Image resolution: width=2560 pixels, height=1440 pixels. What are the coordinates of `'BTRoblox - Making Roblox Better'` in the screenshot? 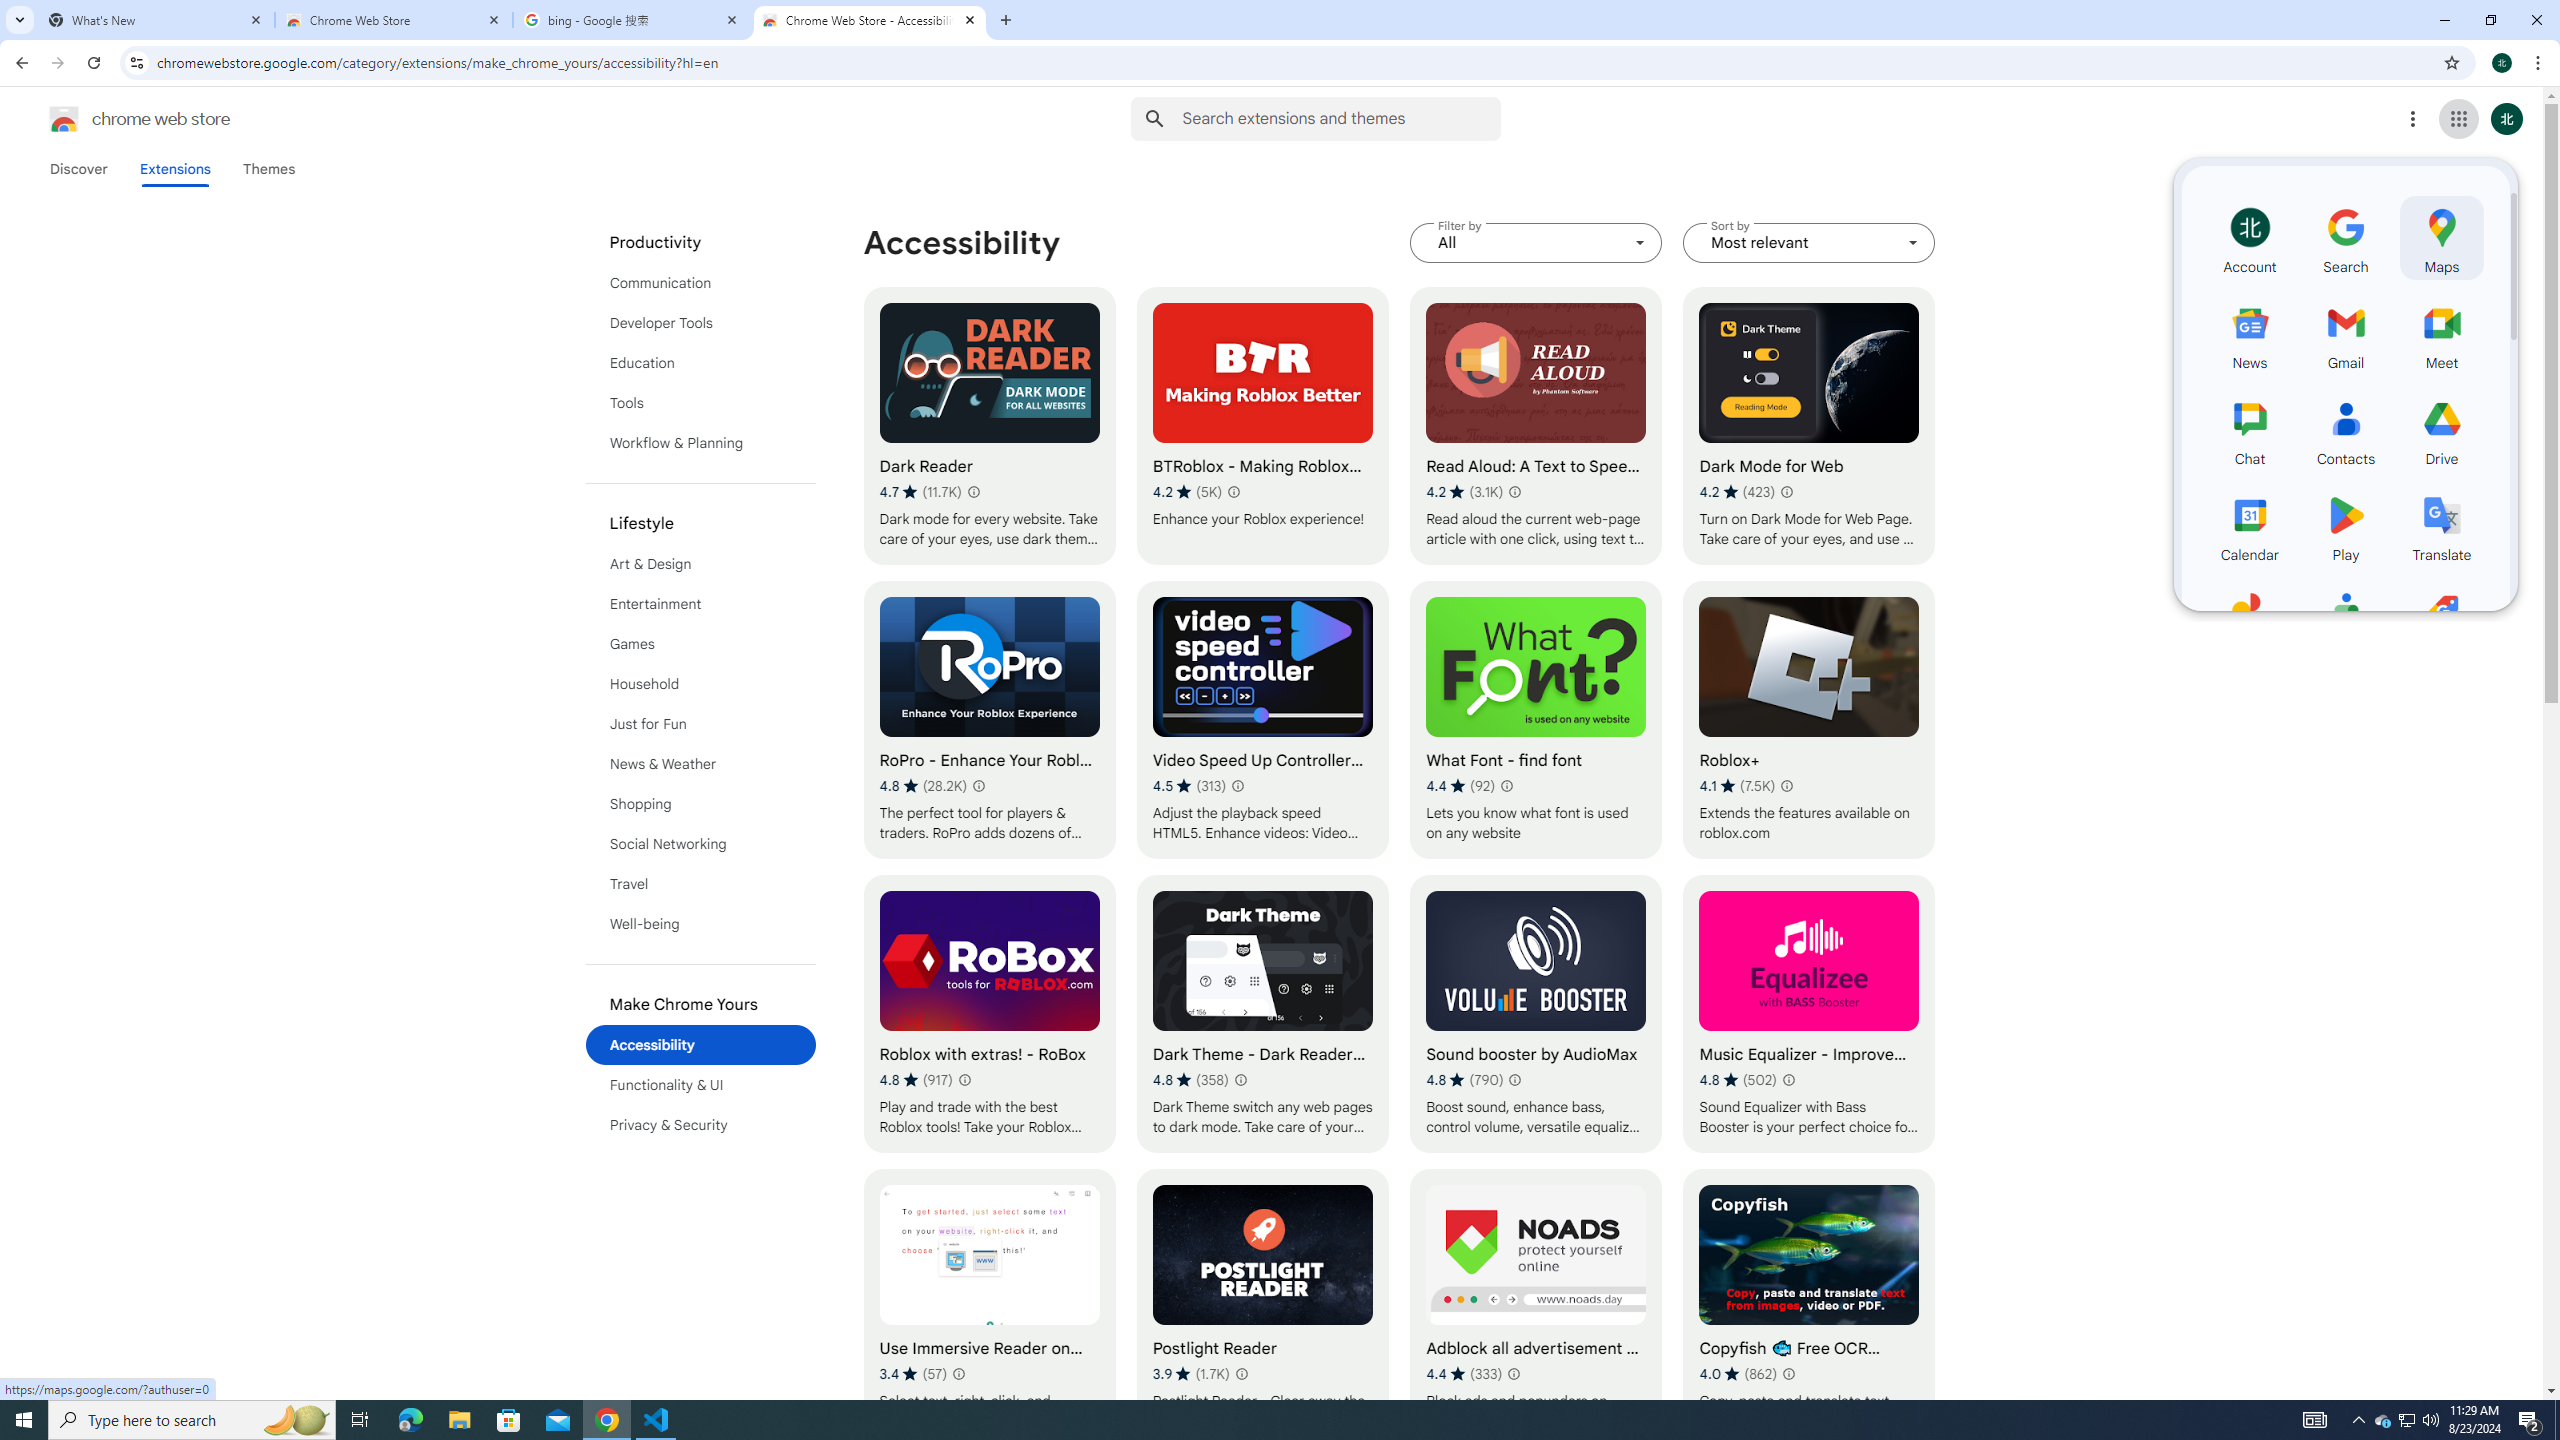 It's located at (1263, 425).